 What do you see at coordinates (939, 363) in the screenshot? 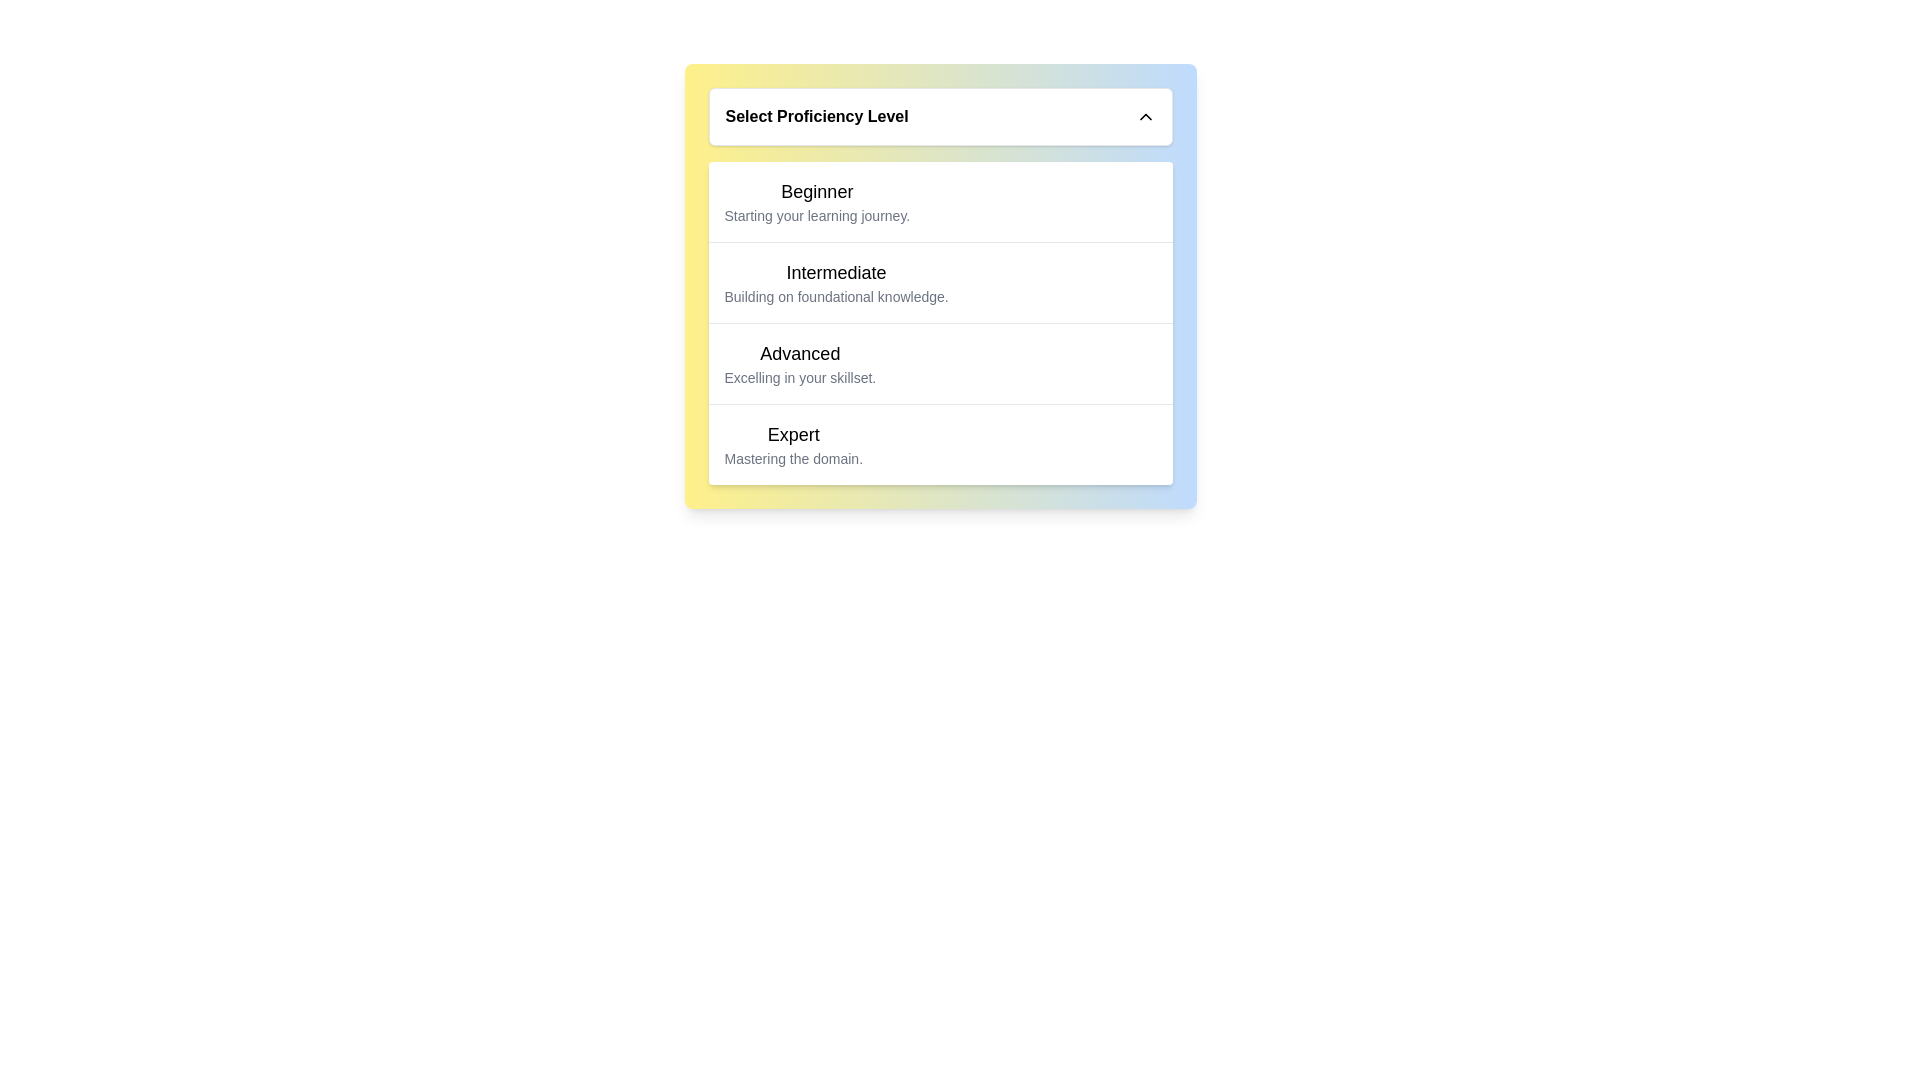
I see `the third item` at bounding box center [939, 363].